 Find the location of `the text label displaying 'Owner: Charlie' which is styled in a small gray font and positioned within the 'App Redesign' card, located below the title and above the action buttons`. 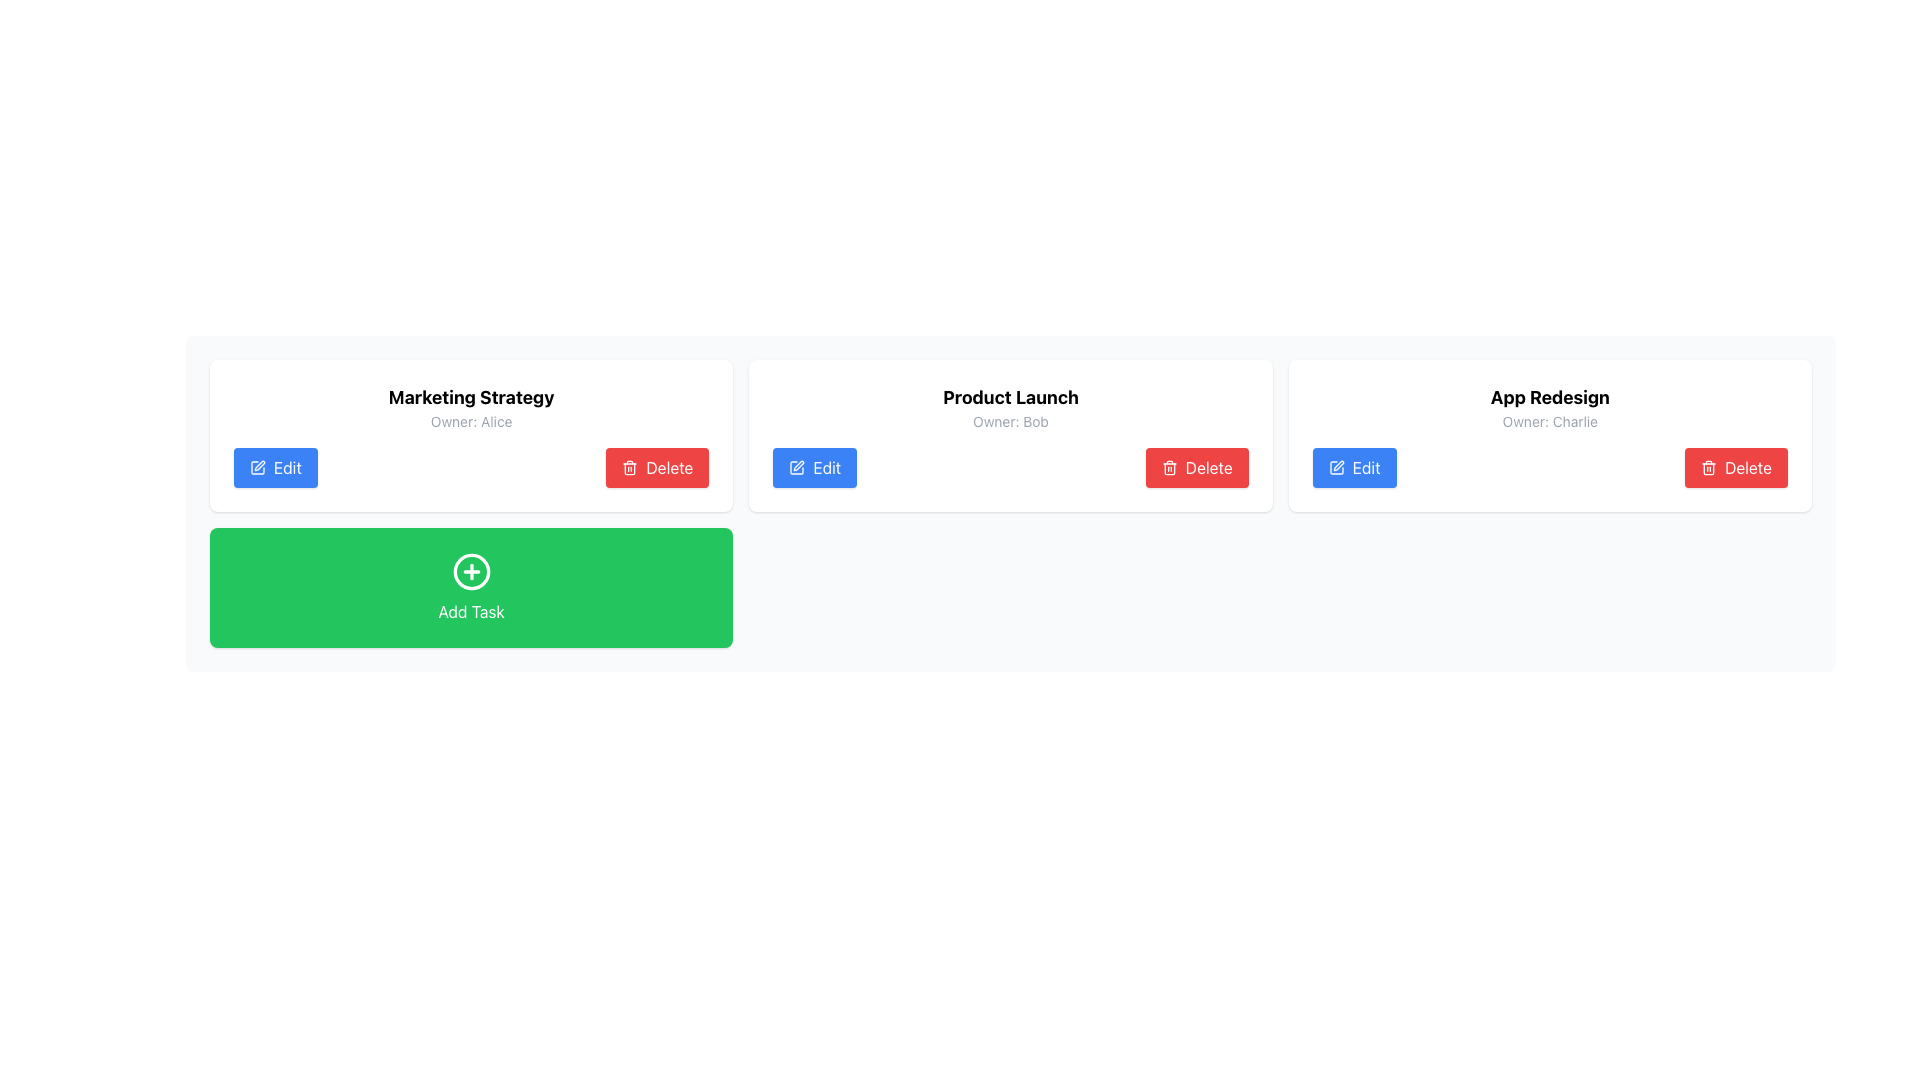

the text label displaying 'Owner: Charlie' which is styled in a small gray font and positioned within the 'App Redesign' card, located below the title and above the action buttons is located at coordinates (1549, 420).